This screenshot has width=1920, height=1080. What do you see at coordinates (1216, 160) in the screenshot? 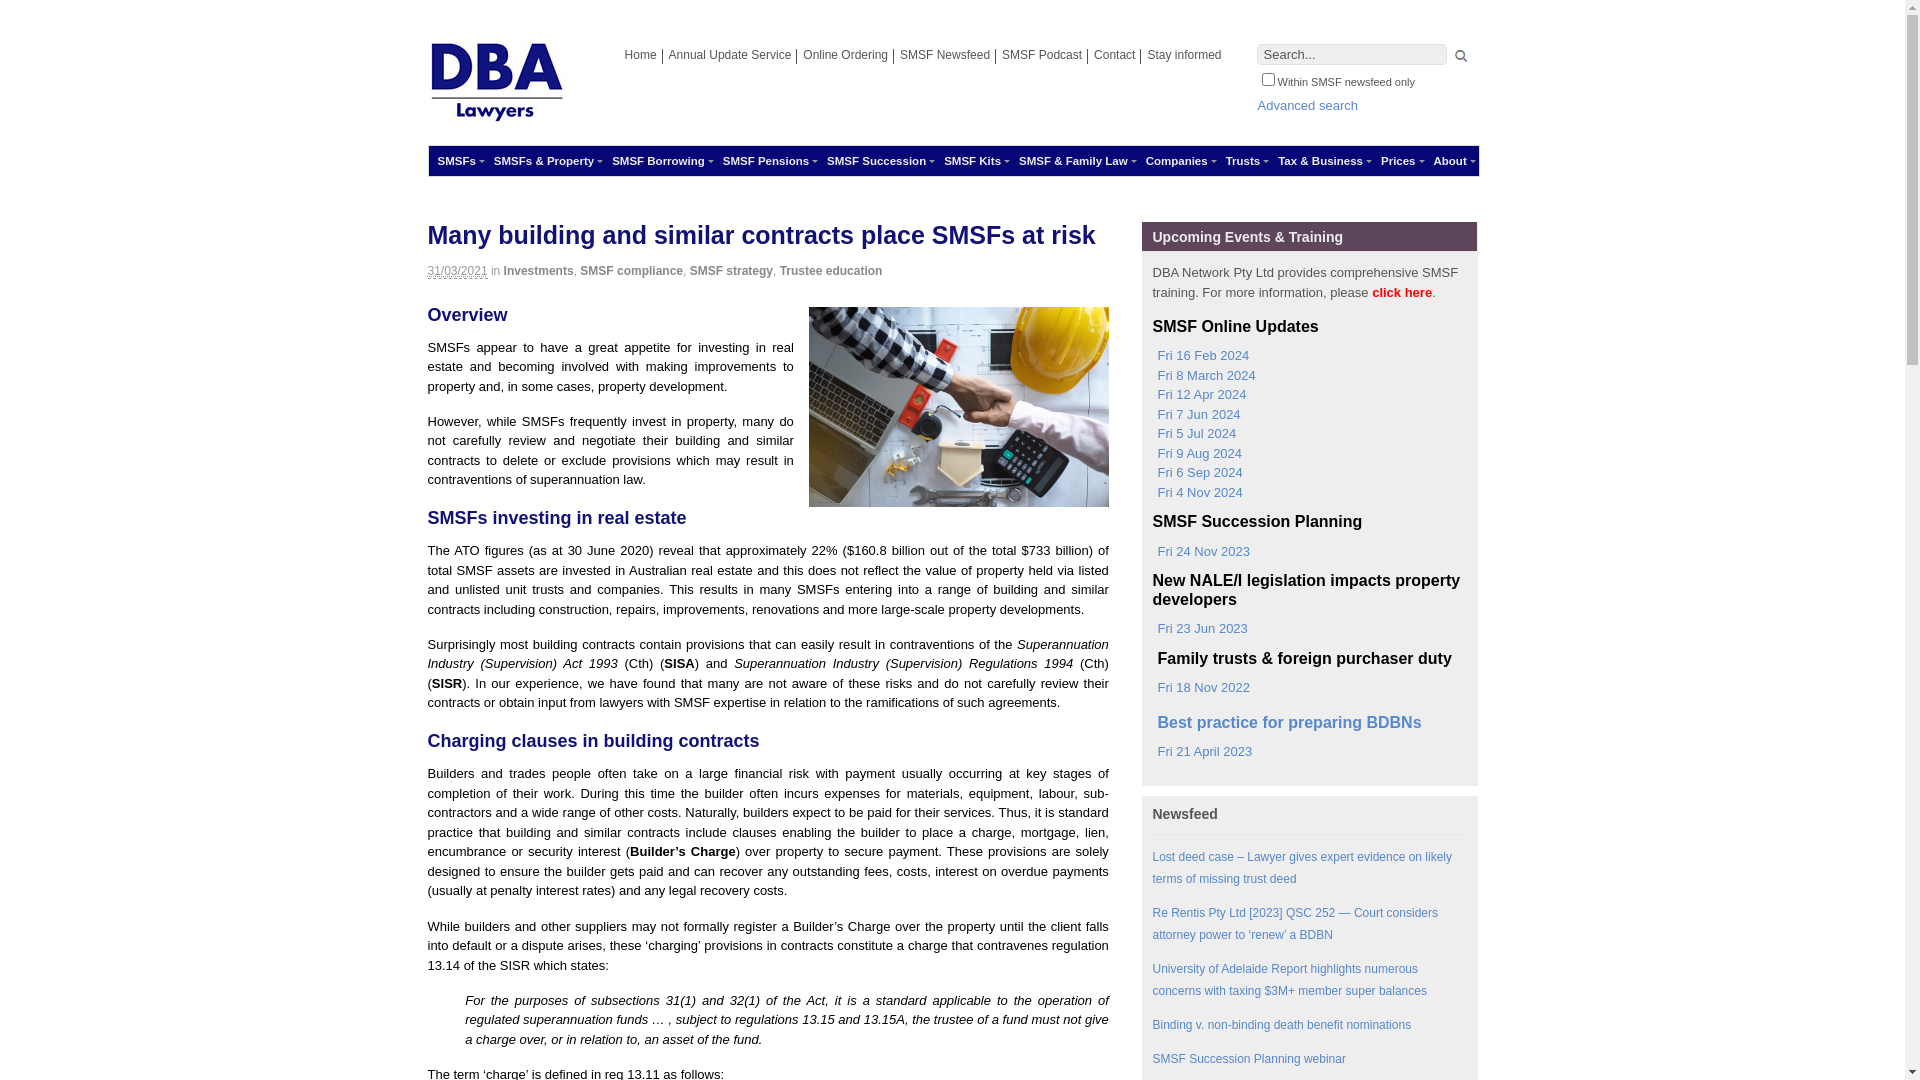
I see `'Trusts'` at bounding box center [1216, 160].